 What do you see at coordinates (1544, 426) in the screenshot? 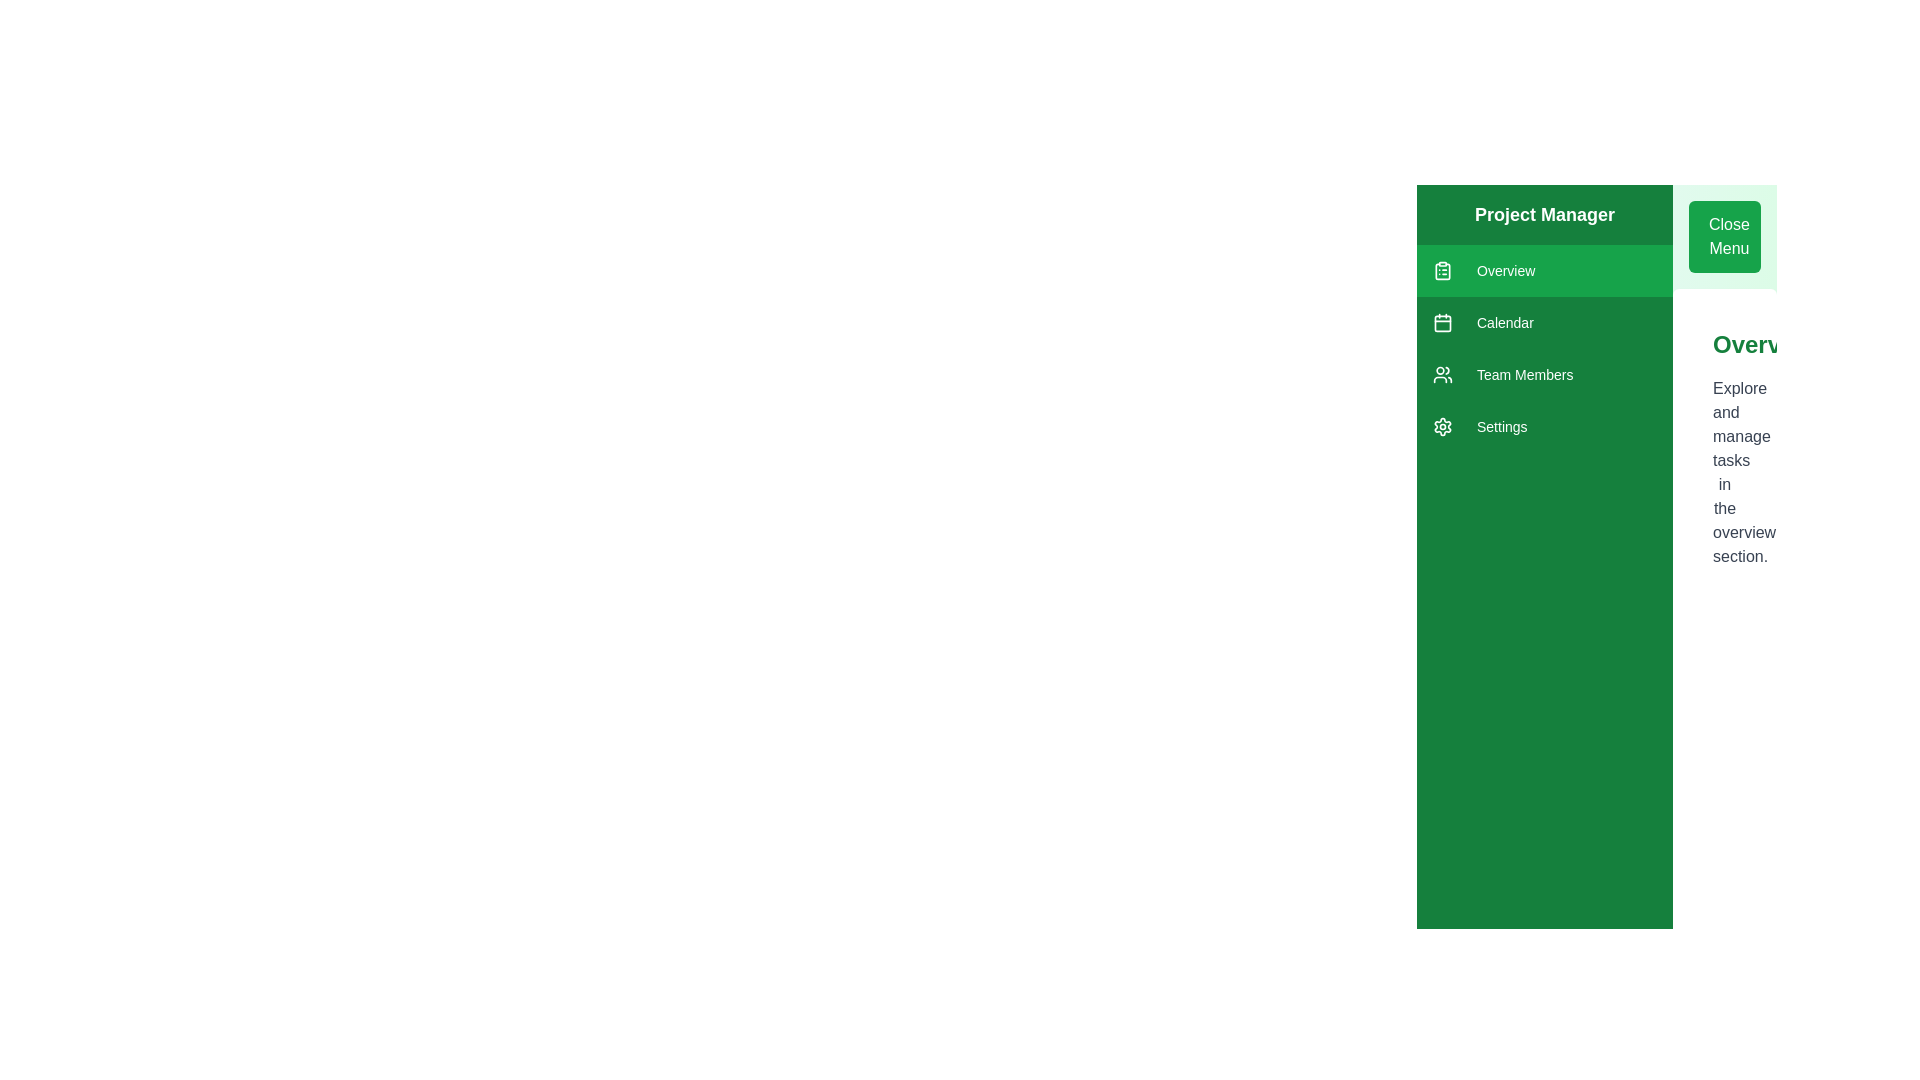
I see `the 'Settings' menu item to navigate to the 'Settings' section` at bounding box center [1544, 426].